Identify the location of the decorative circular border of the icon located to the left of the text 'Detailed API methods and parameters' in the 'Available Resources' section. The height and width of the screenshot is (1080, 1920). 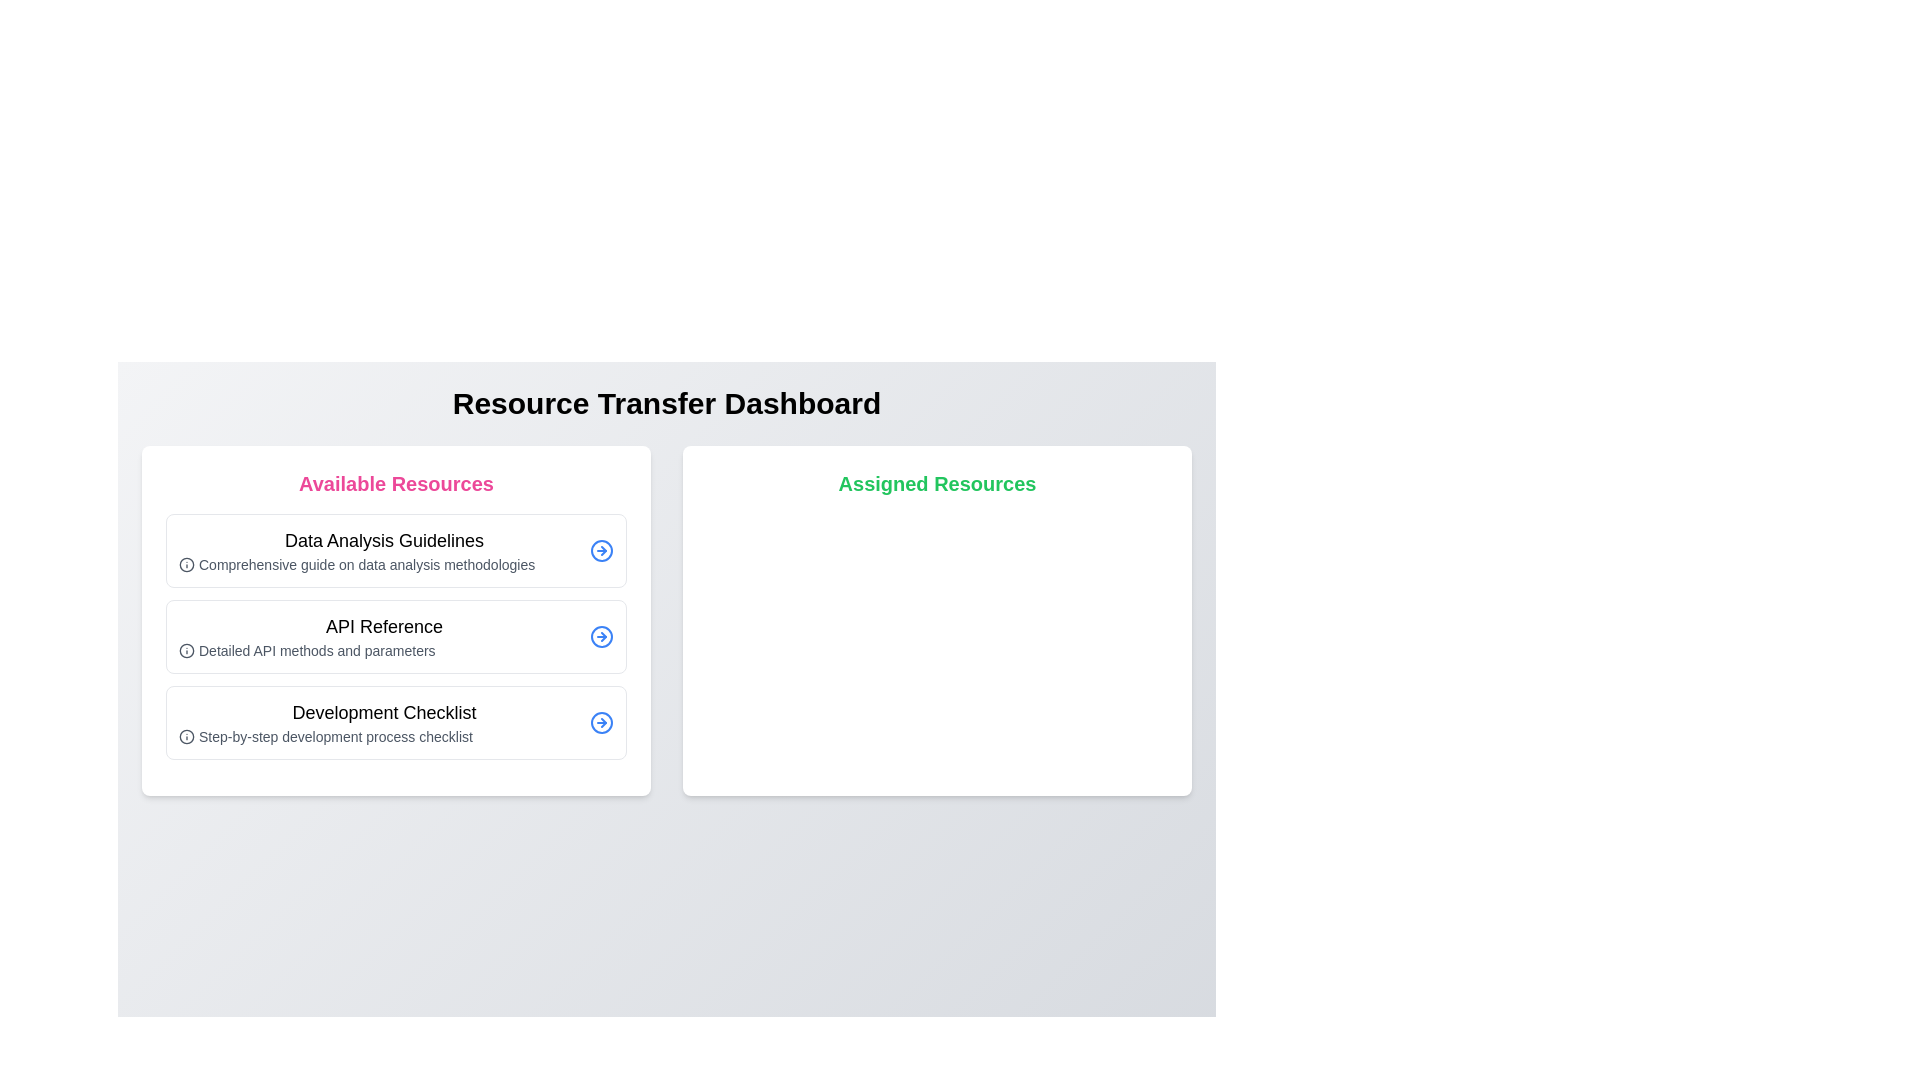
(187, 651).